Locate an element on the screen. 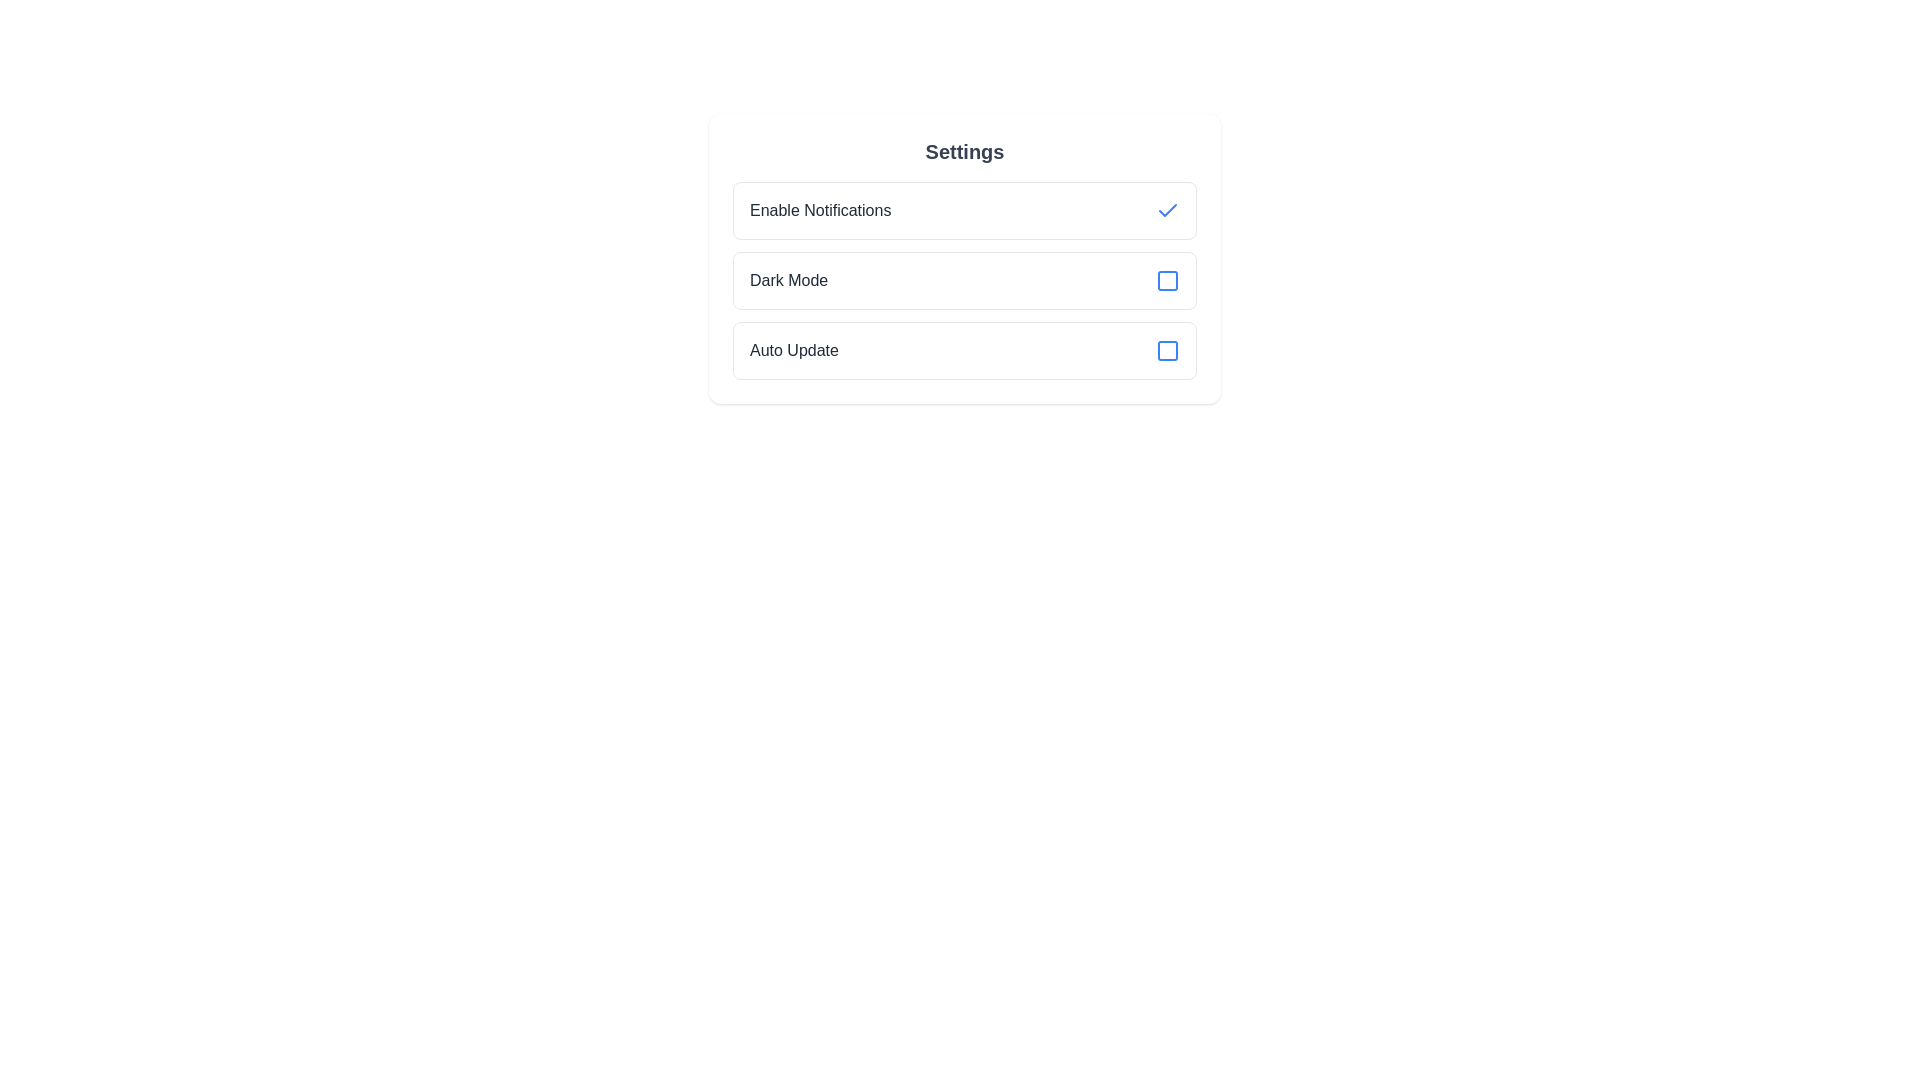  the 'Dark Mode' selectable list item in the settings options is located at coordinates (964, 281).